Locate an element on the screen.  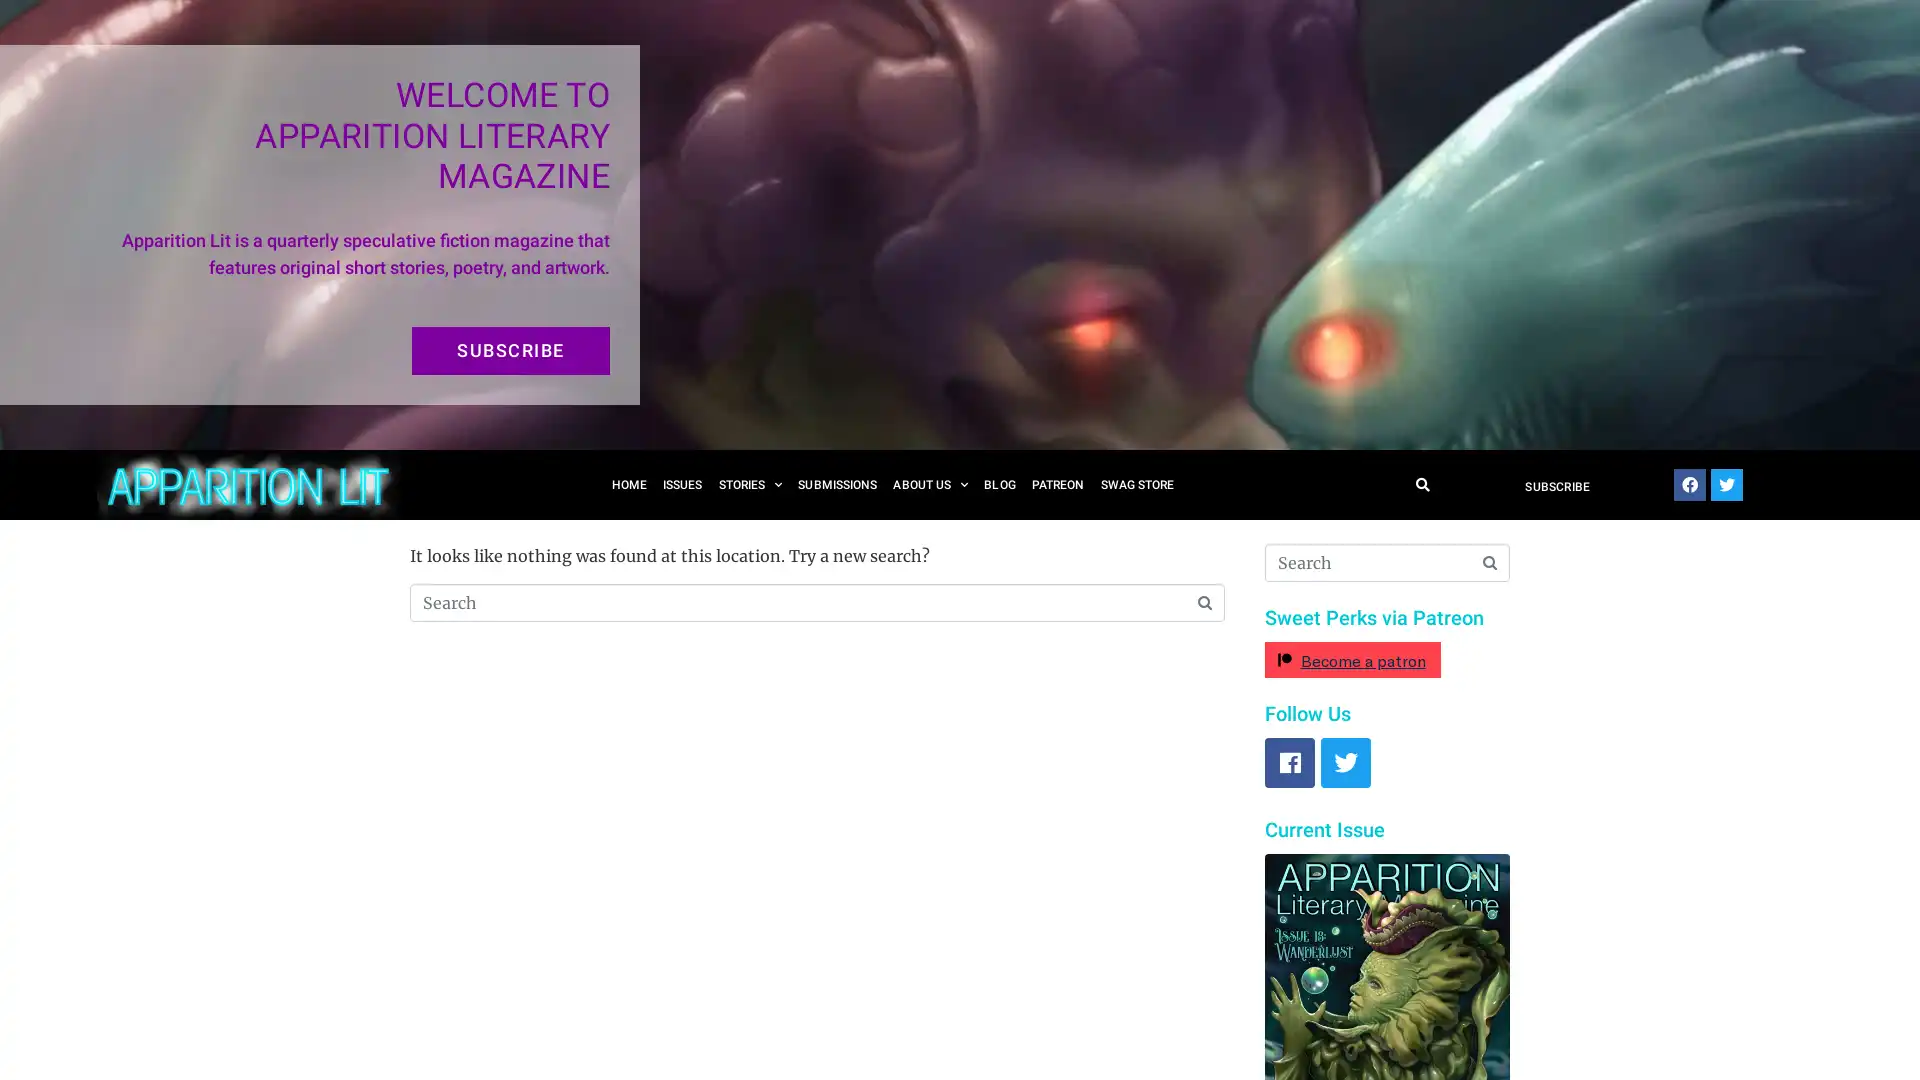
SUBSCRIBE is located at coordinates (510, 350).